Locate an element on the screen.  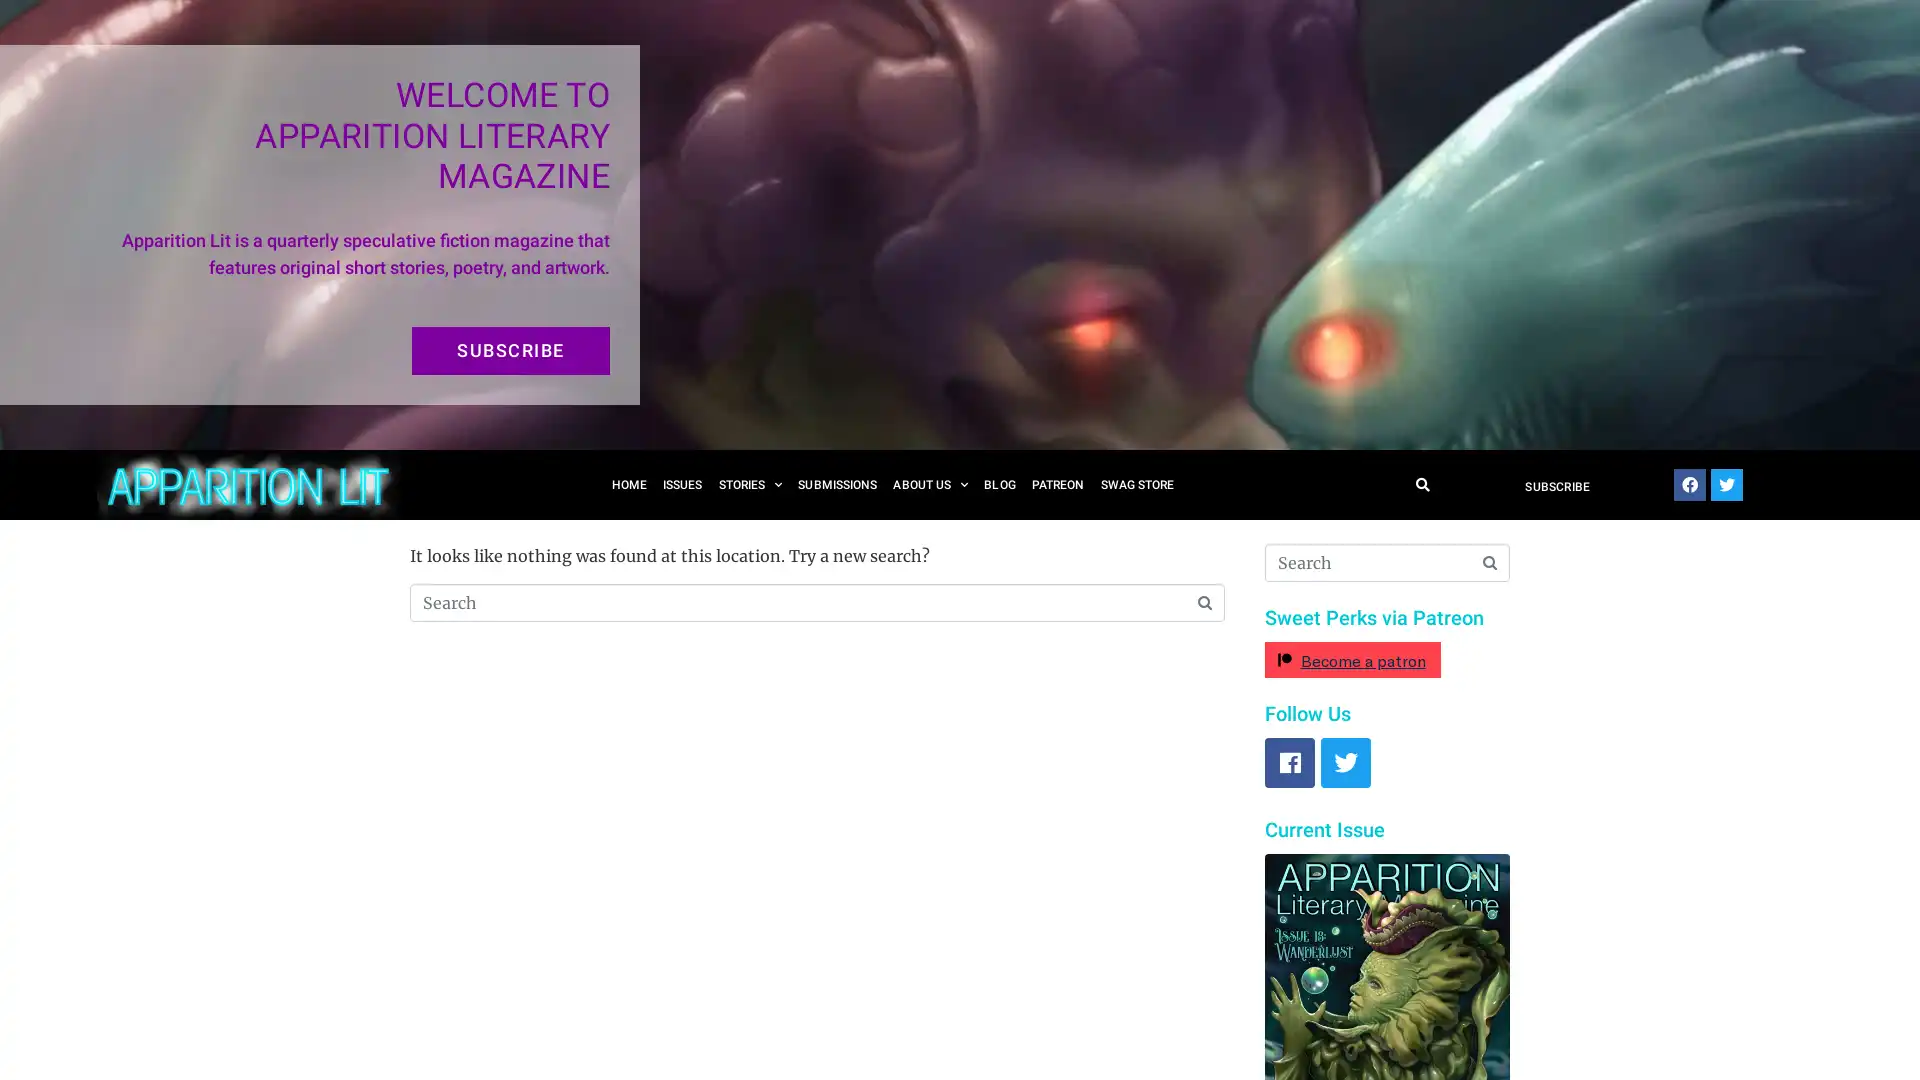
SUBSCRIBE is located at coordinates (510, 350).